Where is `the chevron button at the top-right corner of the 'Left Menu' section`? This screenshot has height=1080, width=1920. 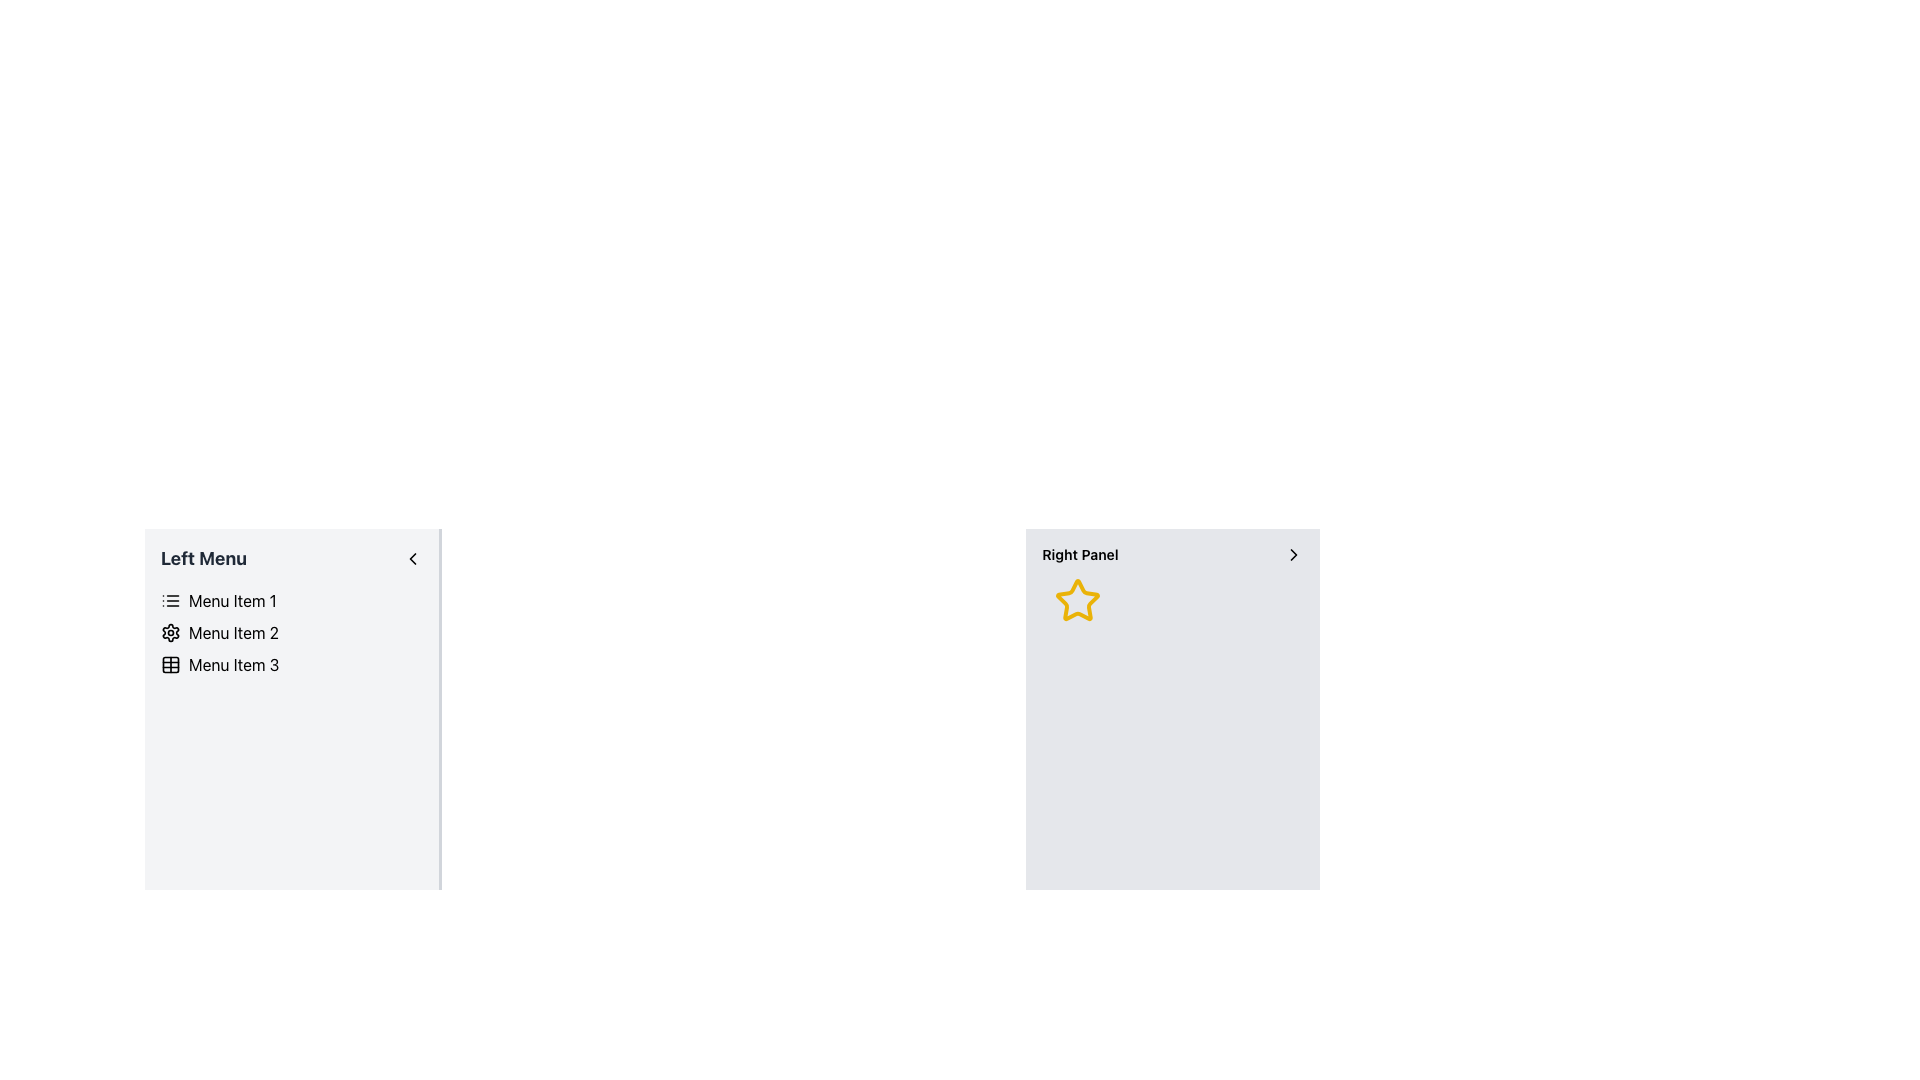
the chevron button at the top-right corner of the 'Left Menu' section is located at coordinates (411, 559).